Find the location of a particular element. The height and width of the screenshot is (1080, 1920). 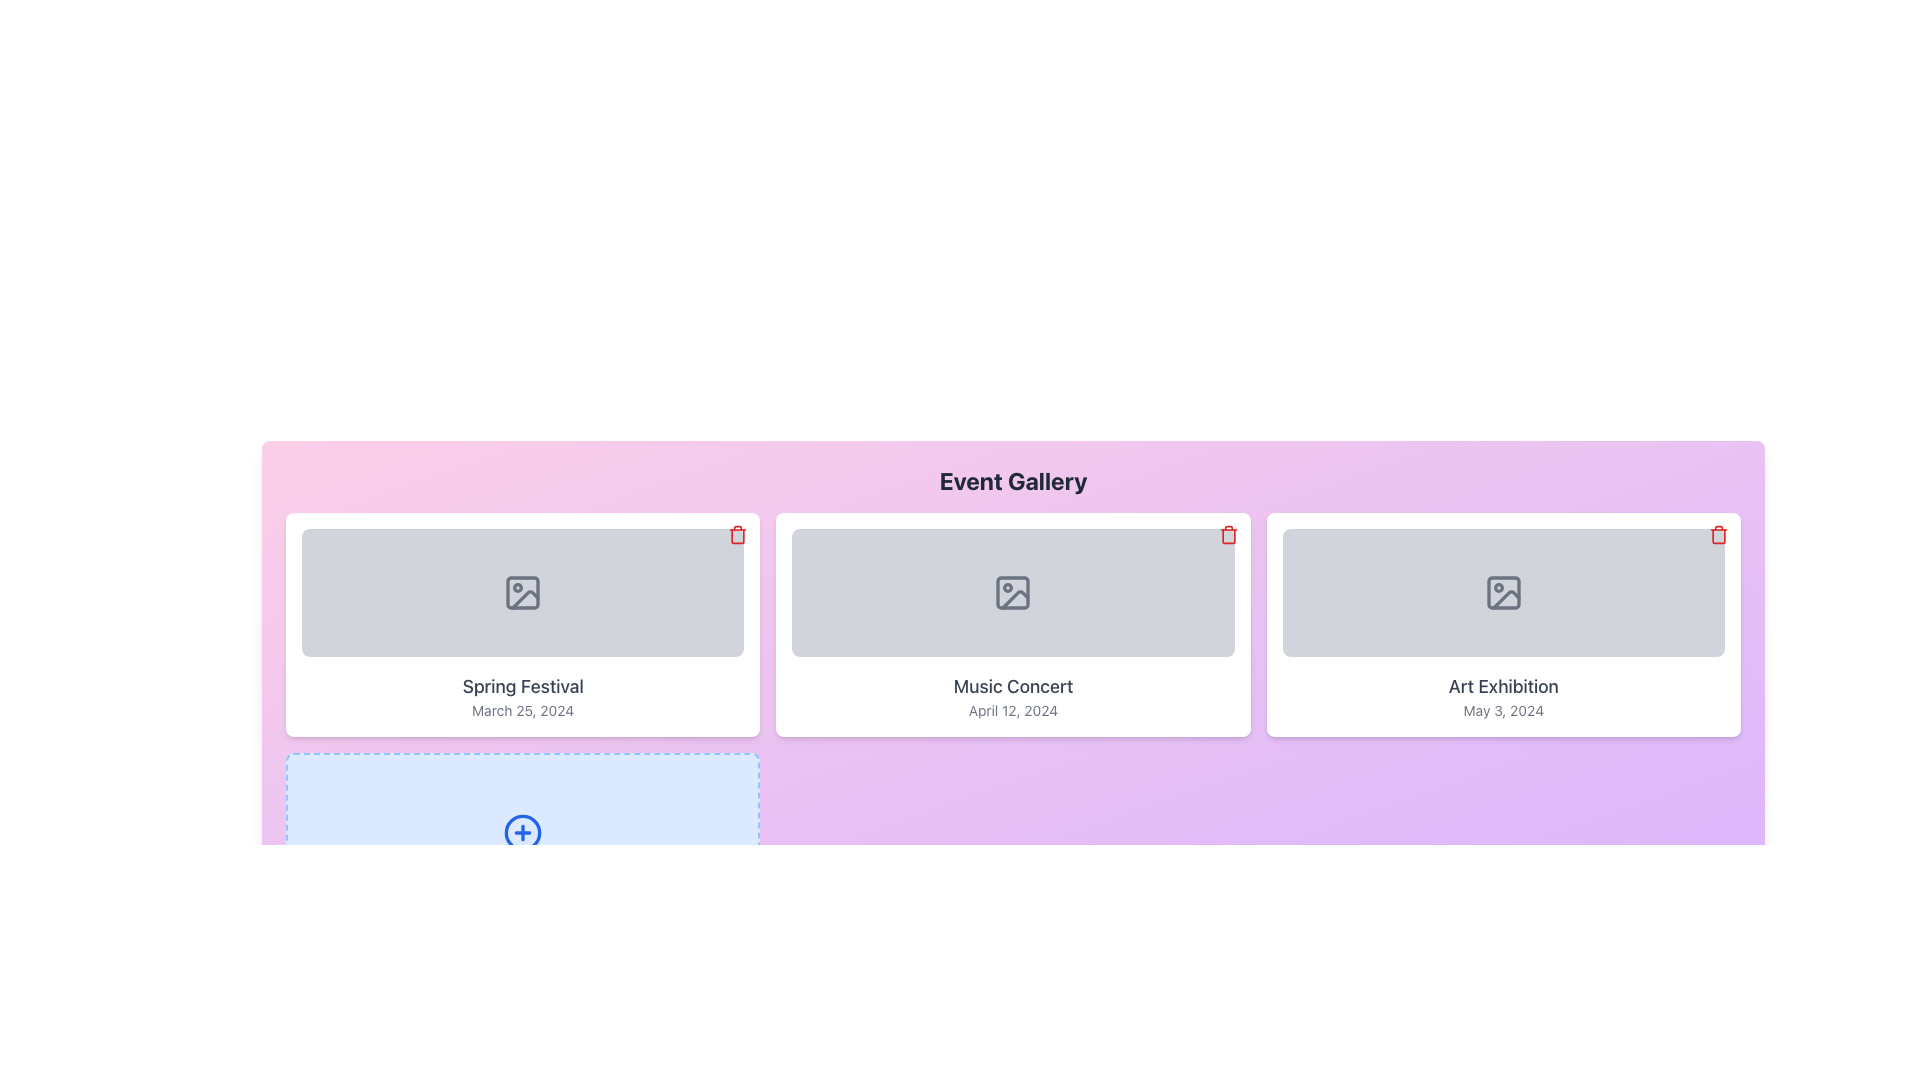

the static text element that displays the event title within the first card on the left, positioned centrally beneath the image placeholder and above the date 'March 25, 2024' is located at coordinates (523, 685).